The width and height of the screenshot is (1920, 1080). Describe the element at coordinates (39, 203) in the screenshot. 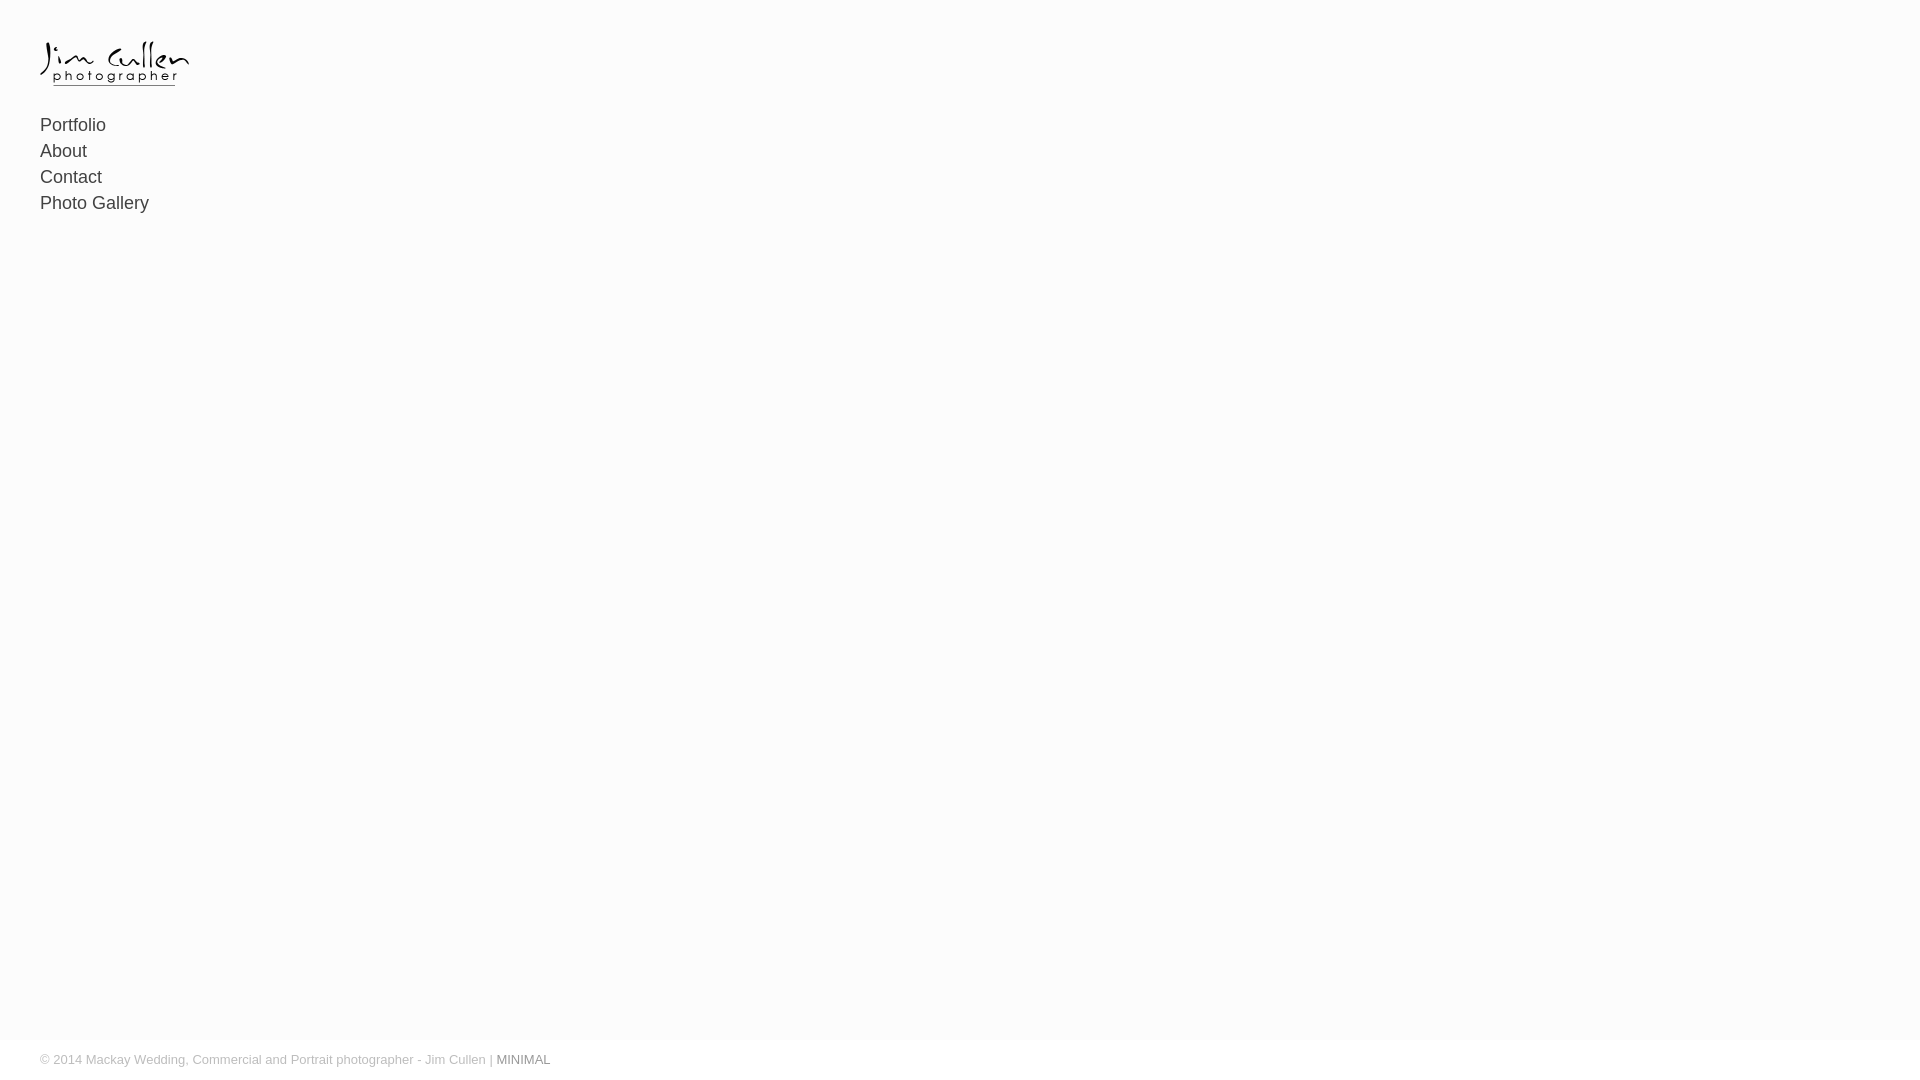

I see `'Photo Gallery'` at that location.